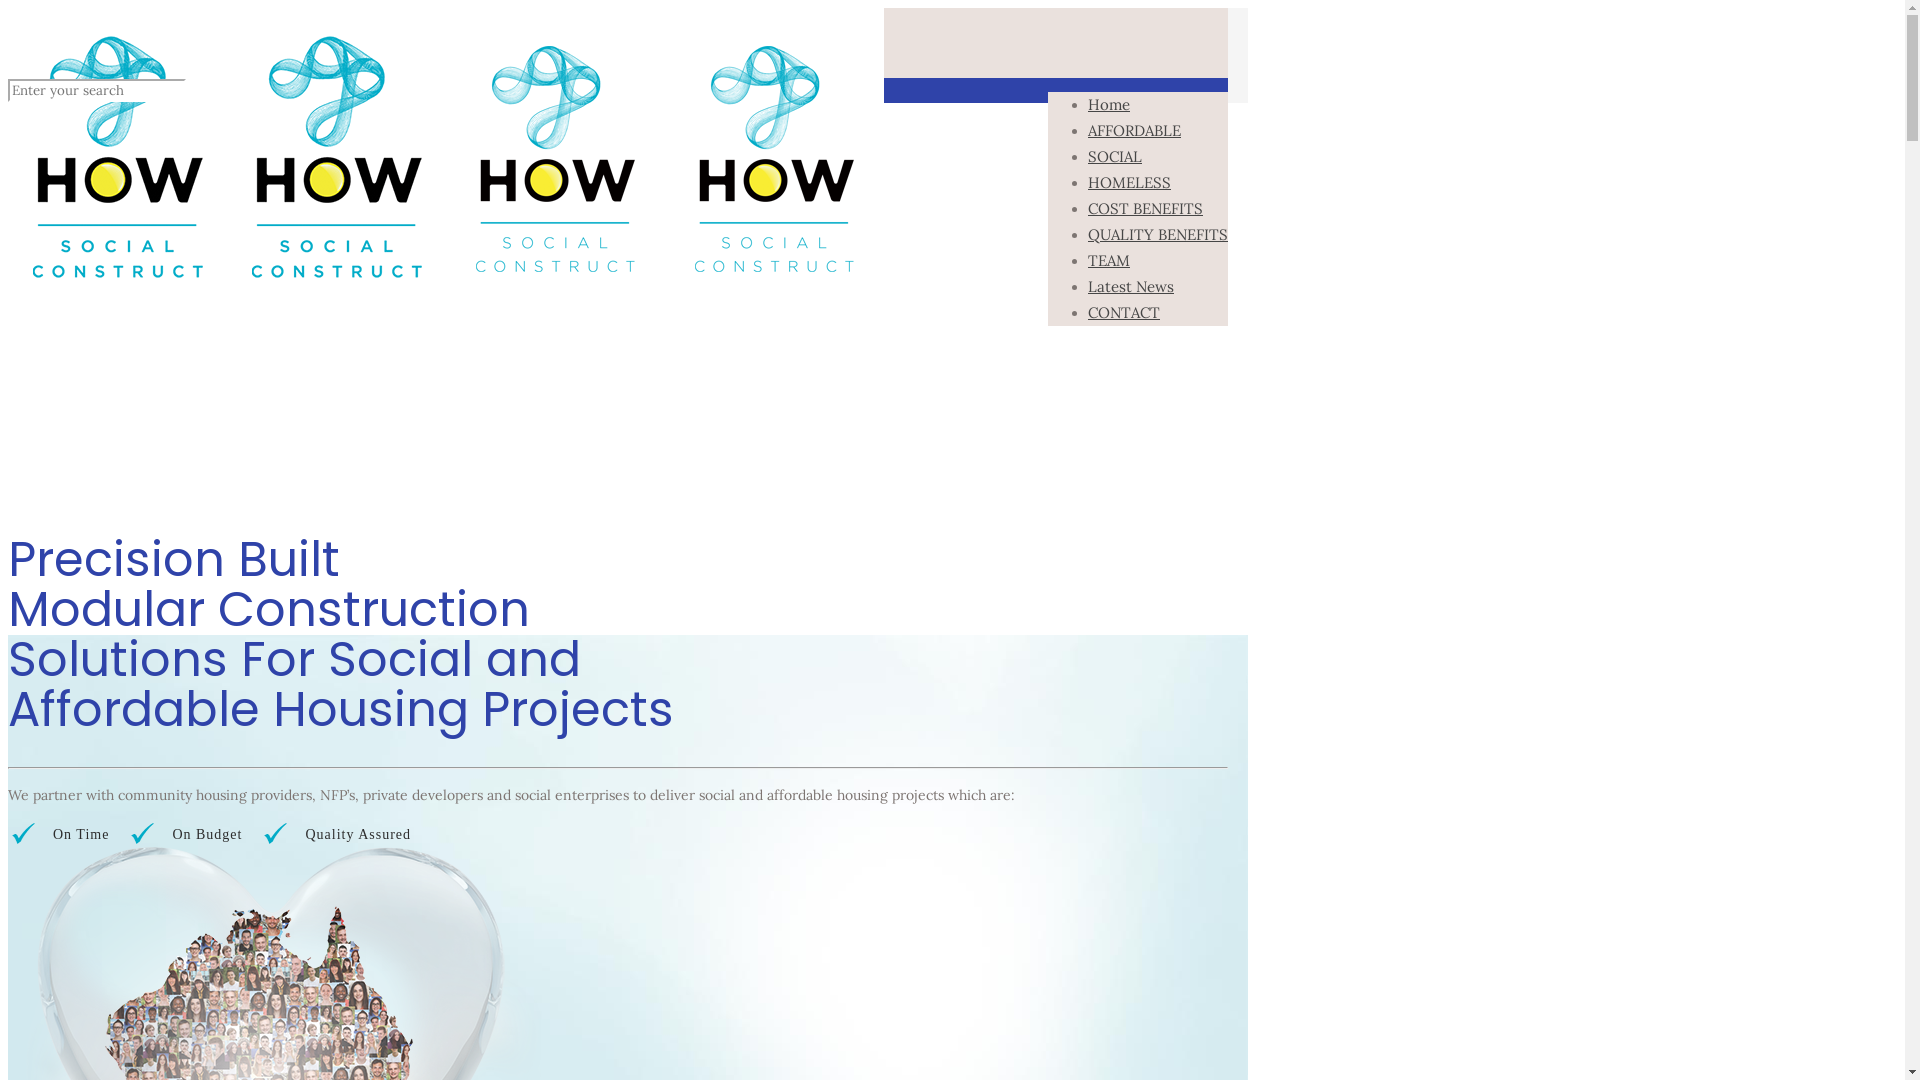 The width and height of the screenshot is (1920, 1080). I want to click on 'Home', so click(1107, 104).